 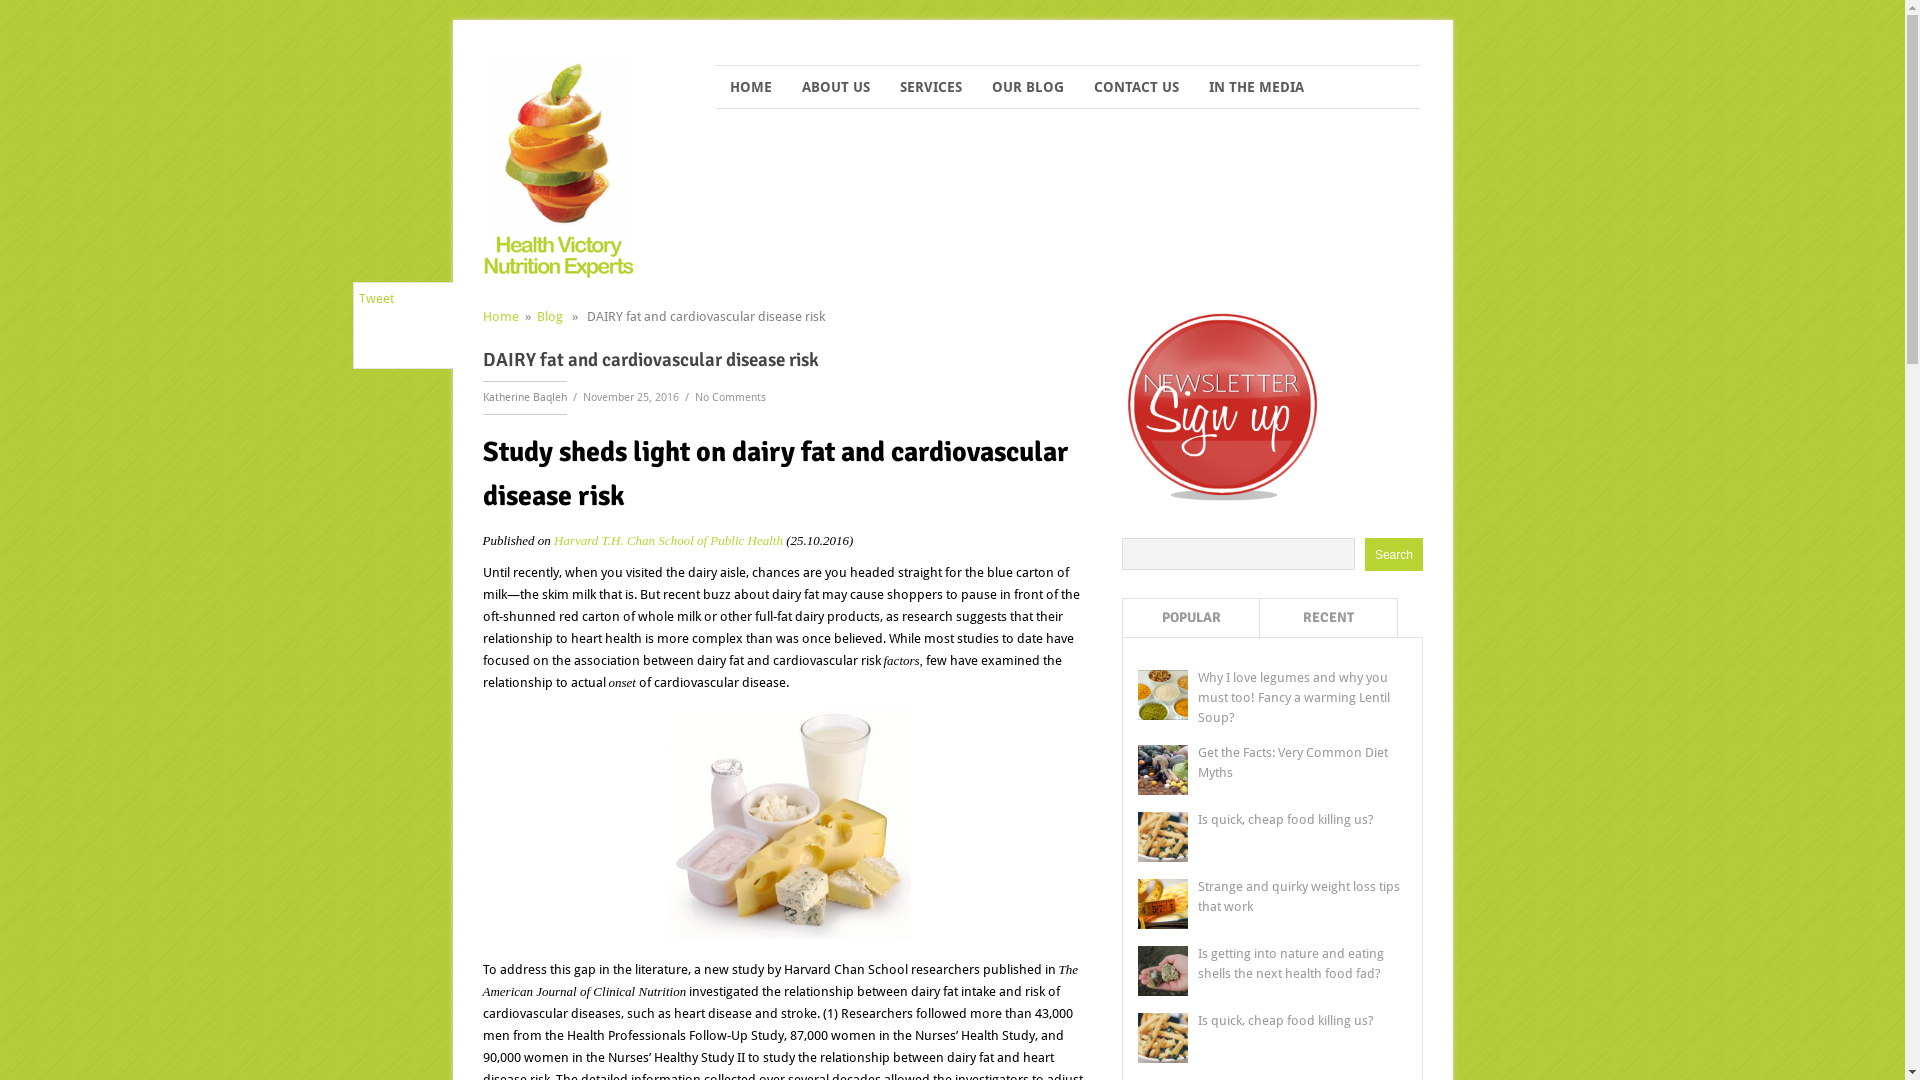 What do you see at coordinates (1078, 86) in the screenshot?
I see `'CONTACT US'` at bounding box center [1078, 86].